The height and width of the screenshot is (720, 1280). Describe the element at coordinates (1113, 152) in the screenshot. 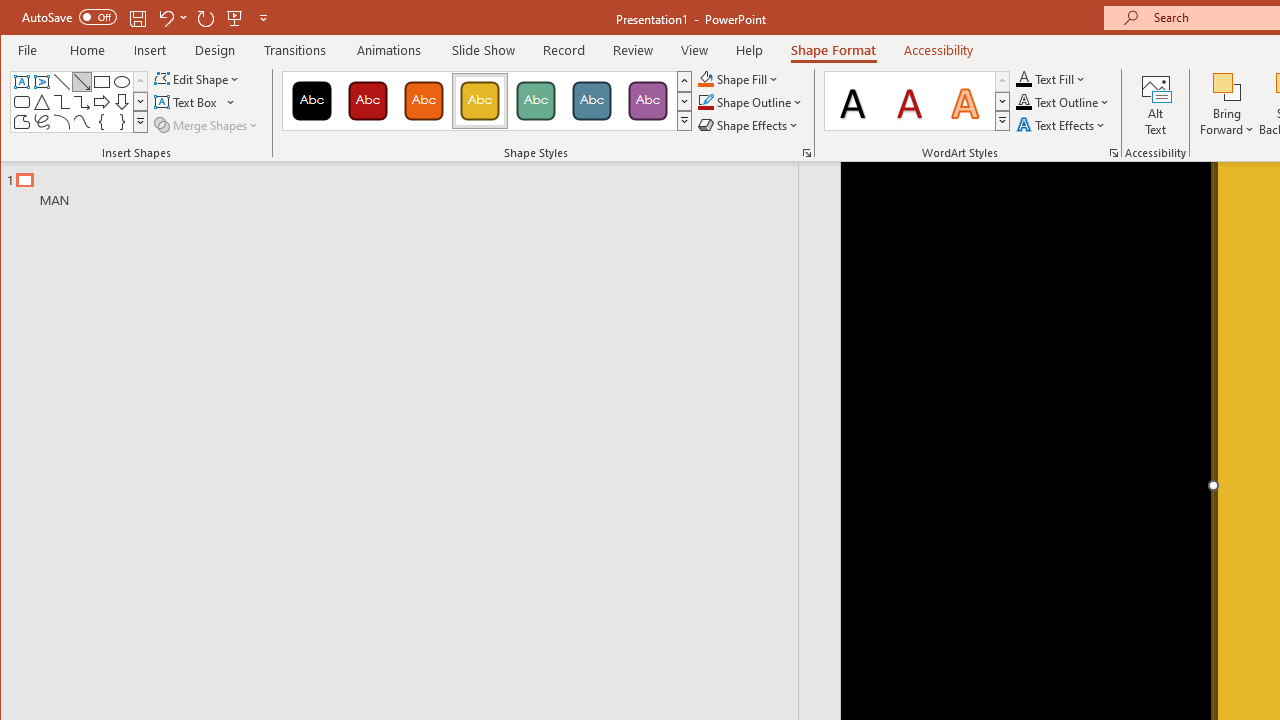

I see `'Format Text Effects...'` at that location.